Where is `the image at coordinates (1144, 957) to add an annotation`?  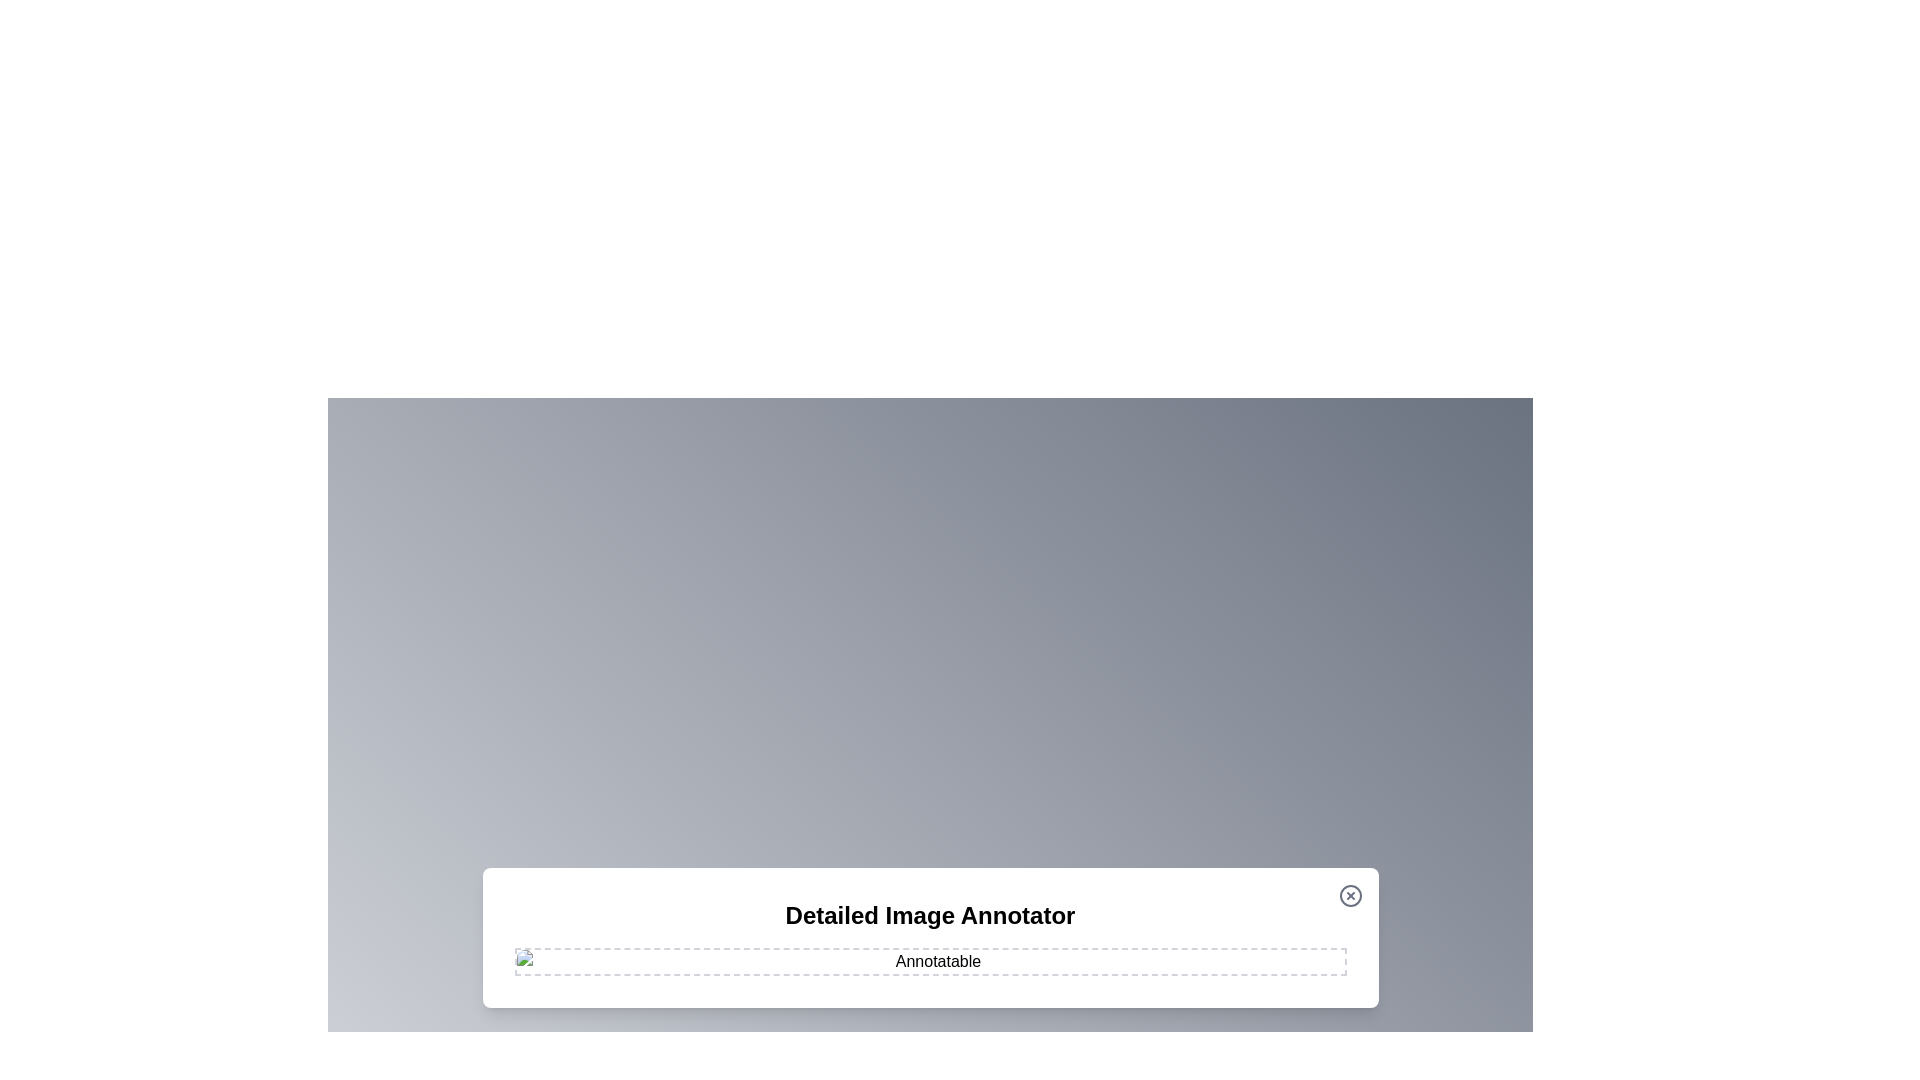 the image at coordinates (1144, 957) to add an annotation is located at coordinates (1143, 955).